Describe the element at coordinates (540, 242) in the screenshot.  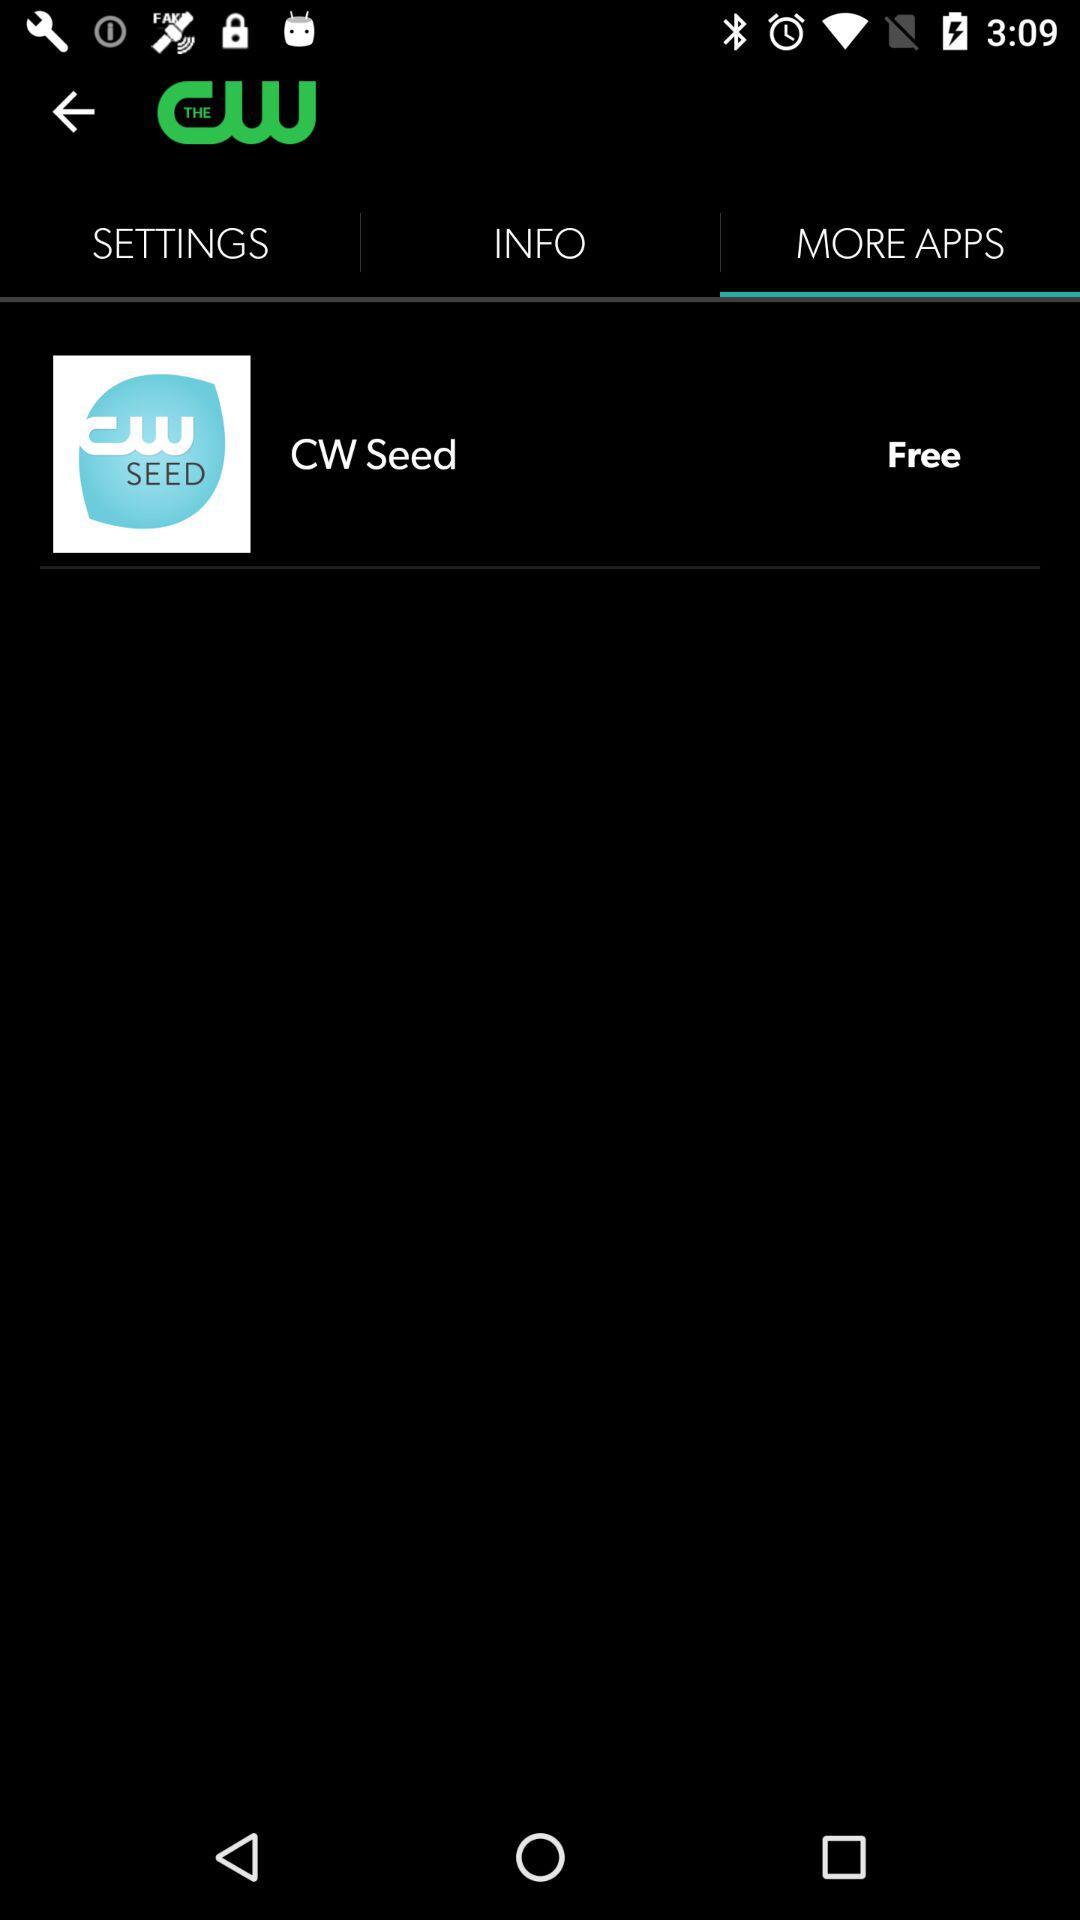
I see `item next to the settings` at that location.